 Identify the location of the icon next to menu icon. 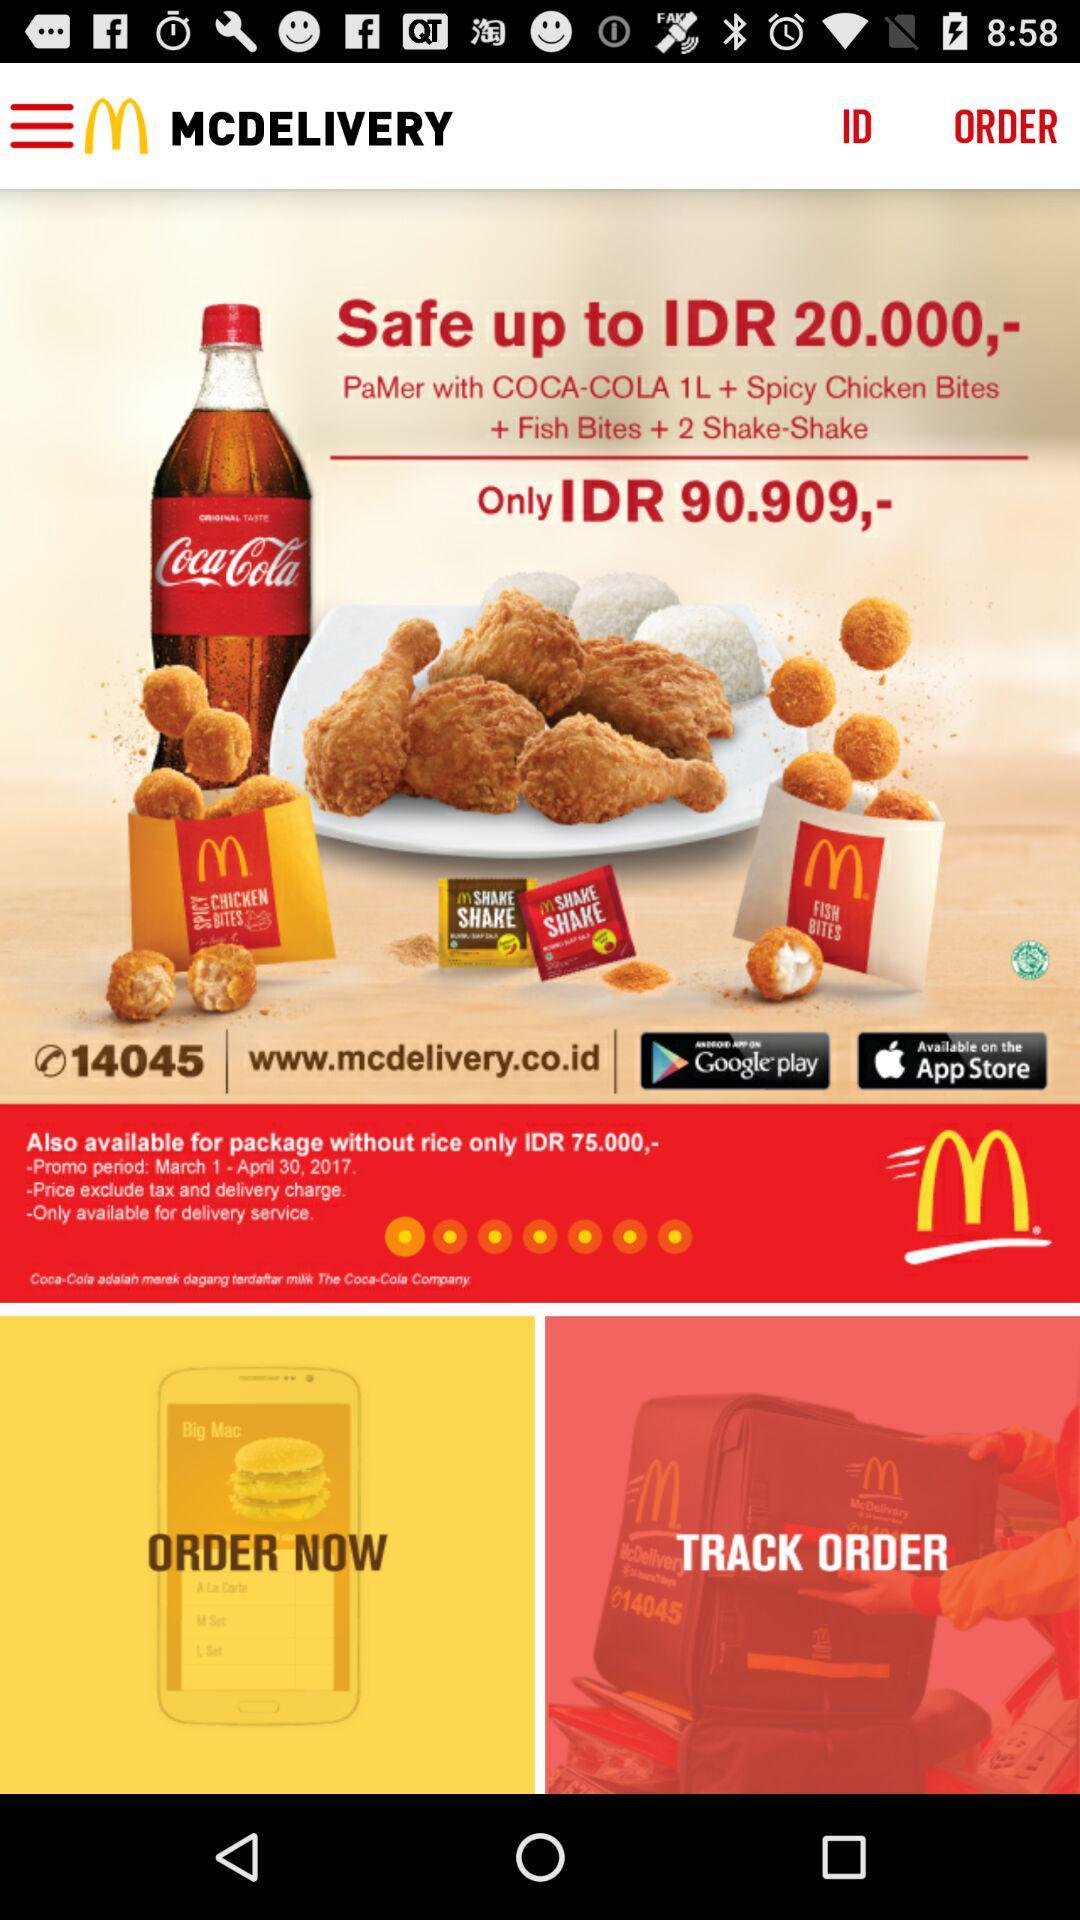
(115, 124).